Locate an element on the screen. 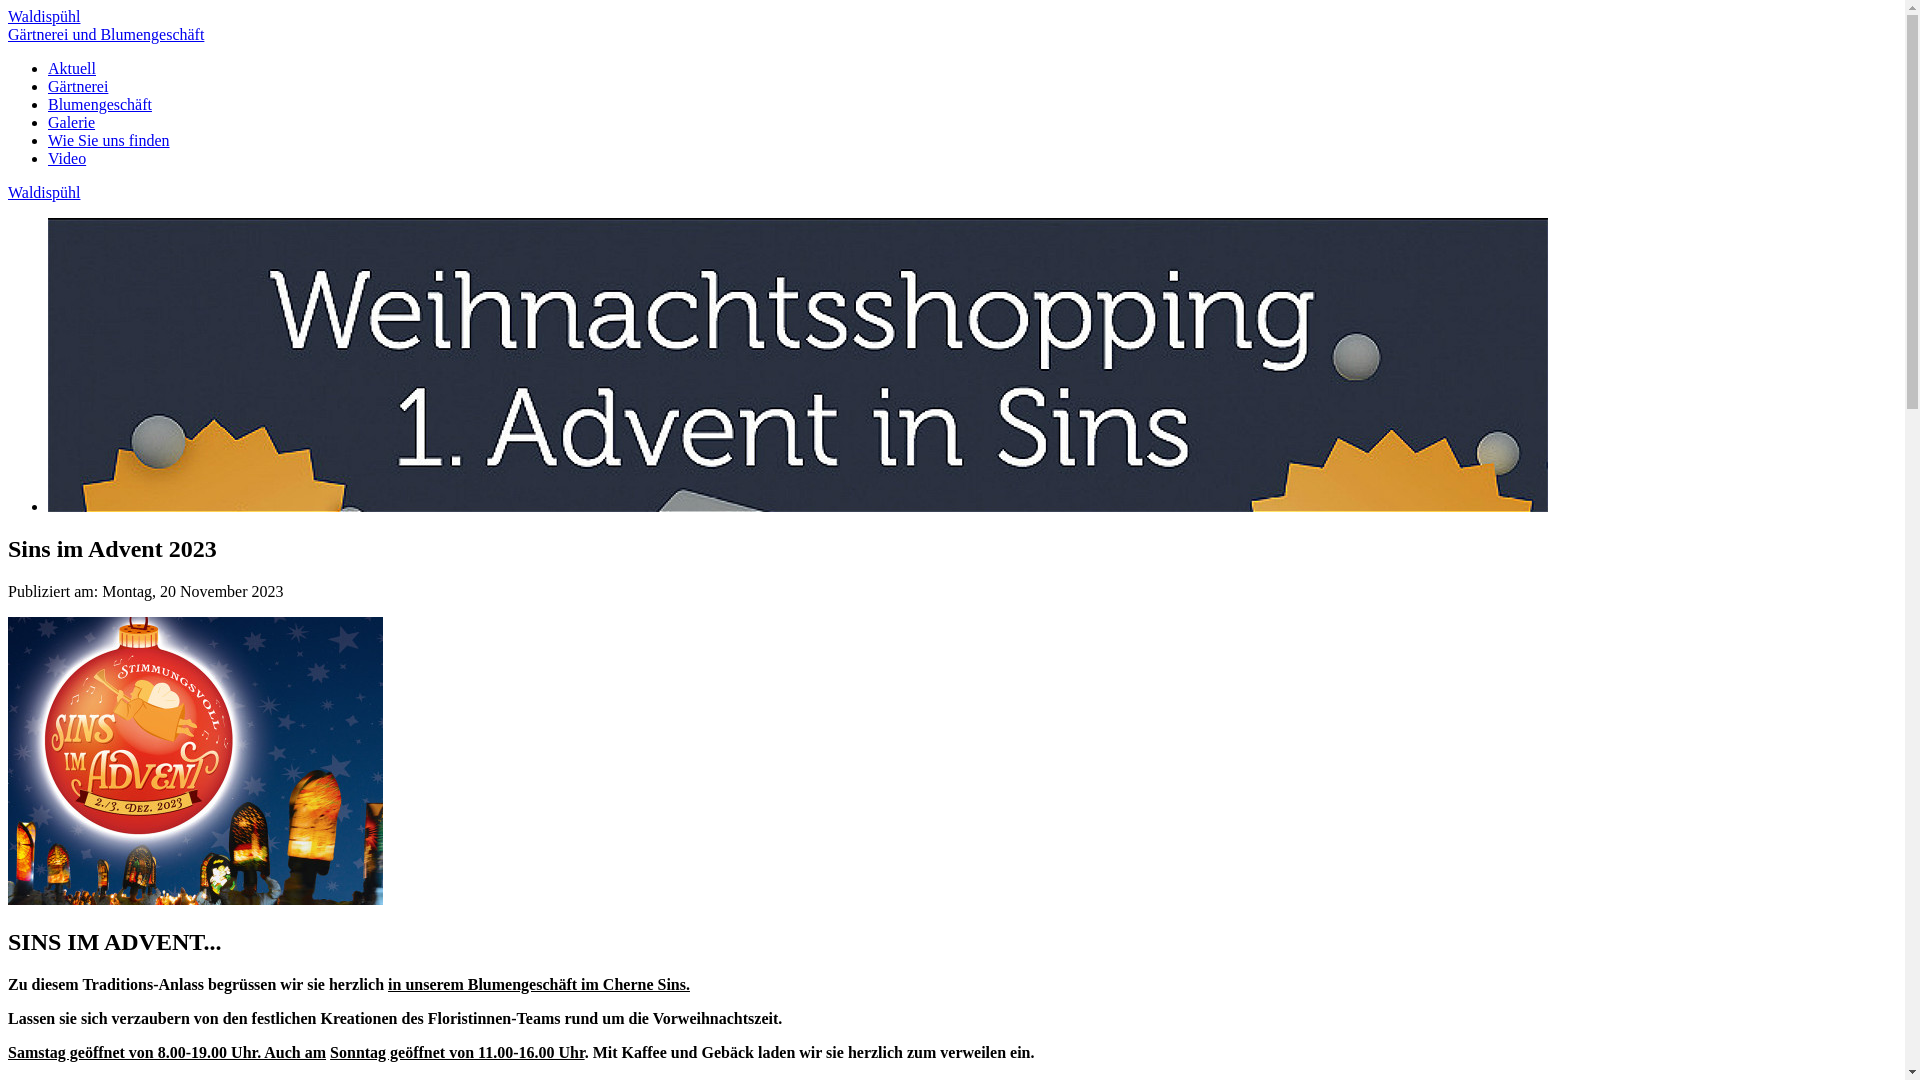 This screenshot has height=1080, width=1920. 'Video' is located at coordinates (67, 157).